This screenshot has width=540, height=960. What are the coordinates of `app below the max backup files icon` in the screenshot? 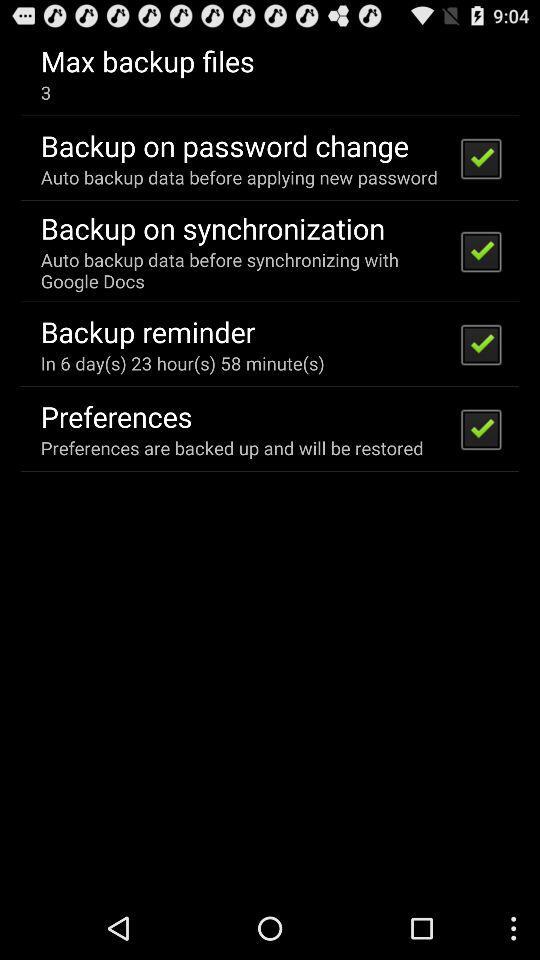 It's located at (46, 92).